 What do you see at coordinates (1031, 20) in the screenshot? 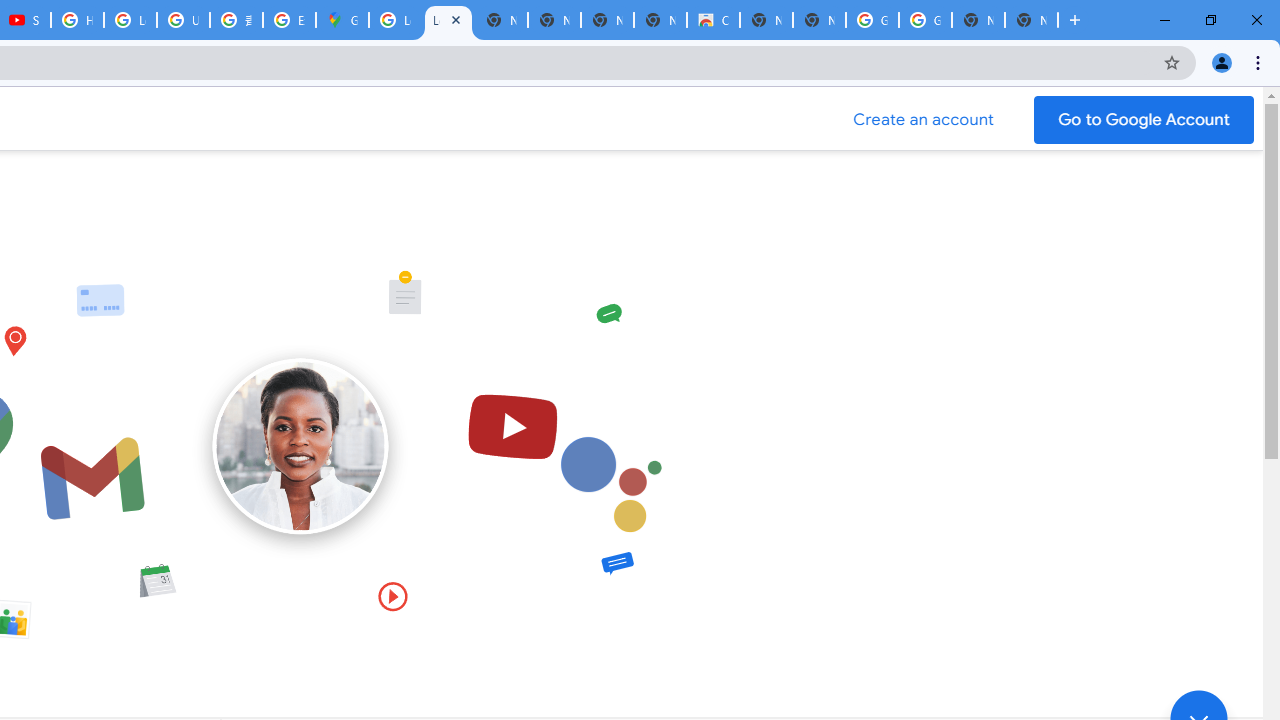
I see `'New Tab'` at bounding box center [1031, 20].